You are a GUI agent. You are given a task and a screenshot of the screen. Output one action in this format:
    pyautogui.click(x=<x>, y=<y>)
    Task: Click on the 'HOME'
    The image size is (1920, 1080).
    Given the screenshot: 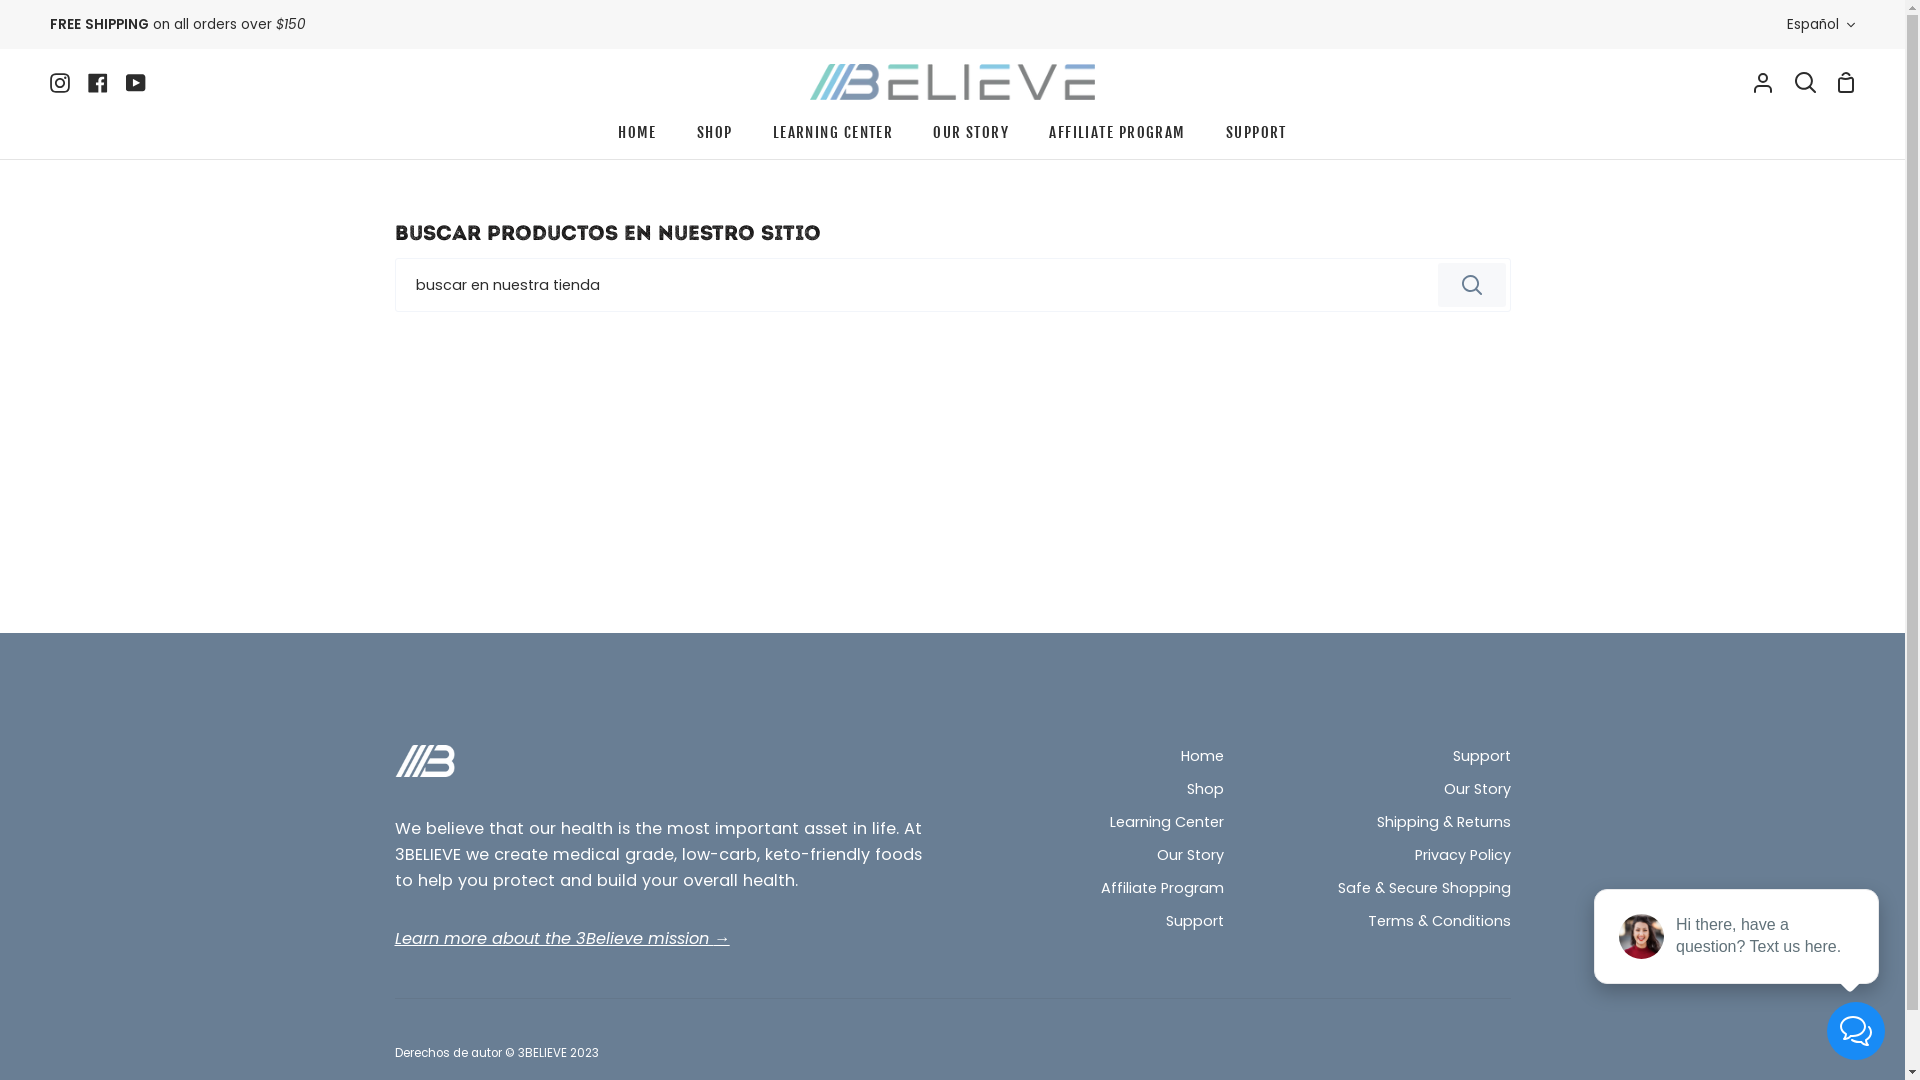 What is the action you would take?
    pyautogui.click(x=636, y=136)
    